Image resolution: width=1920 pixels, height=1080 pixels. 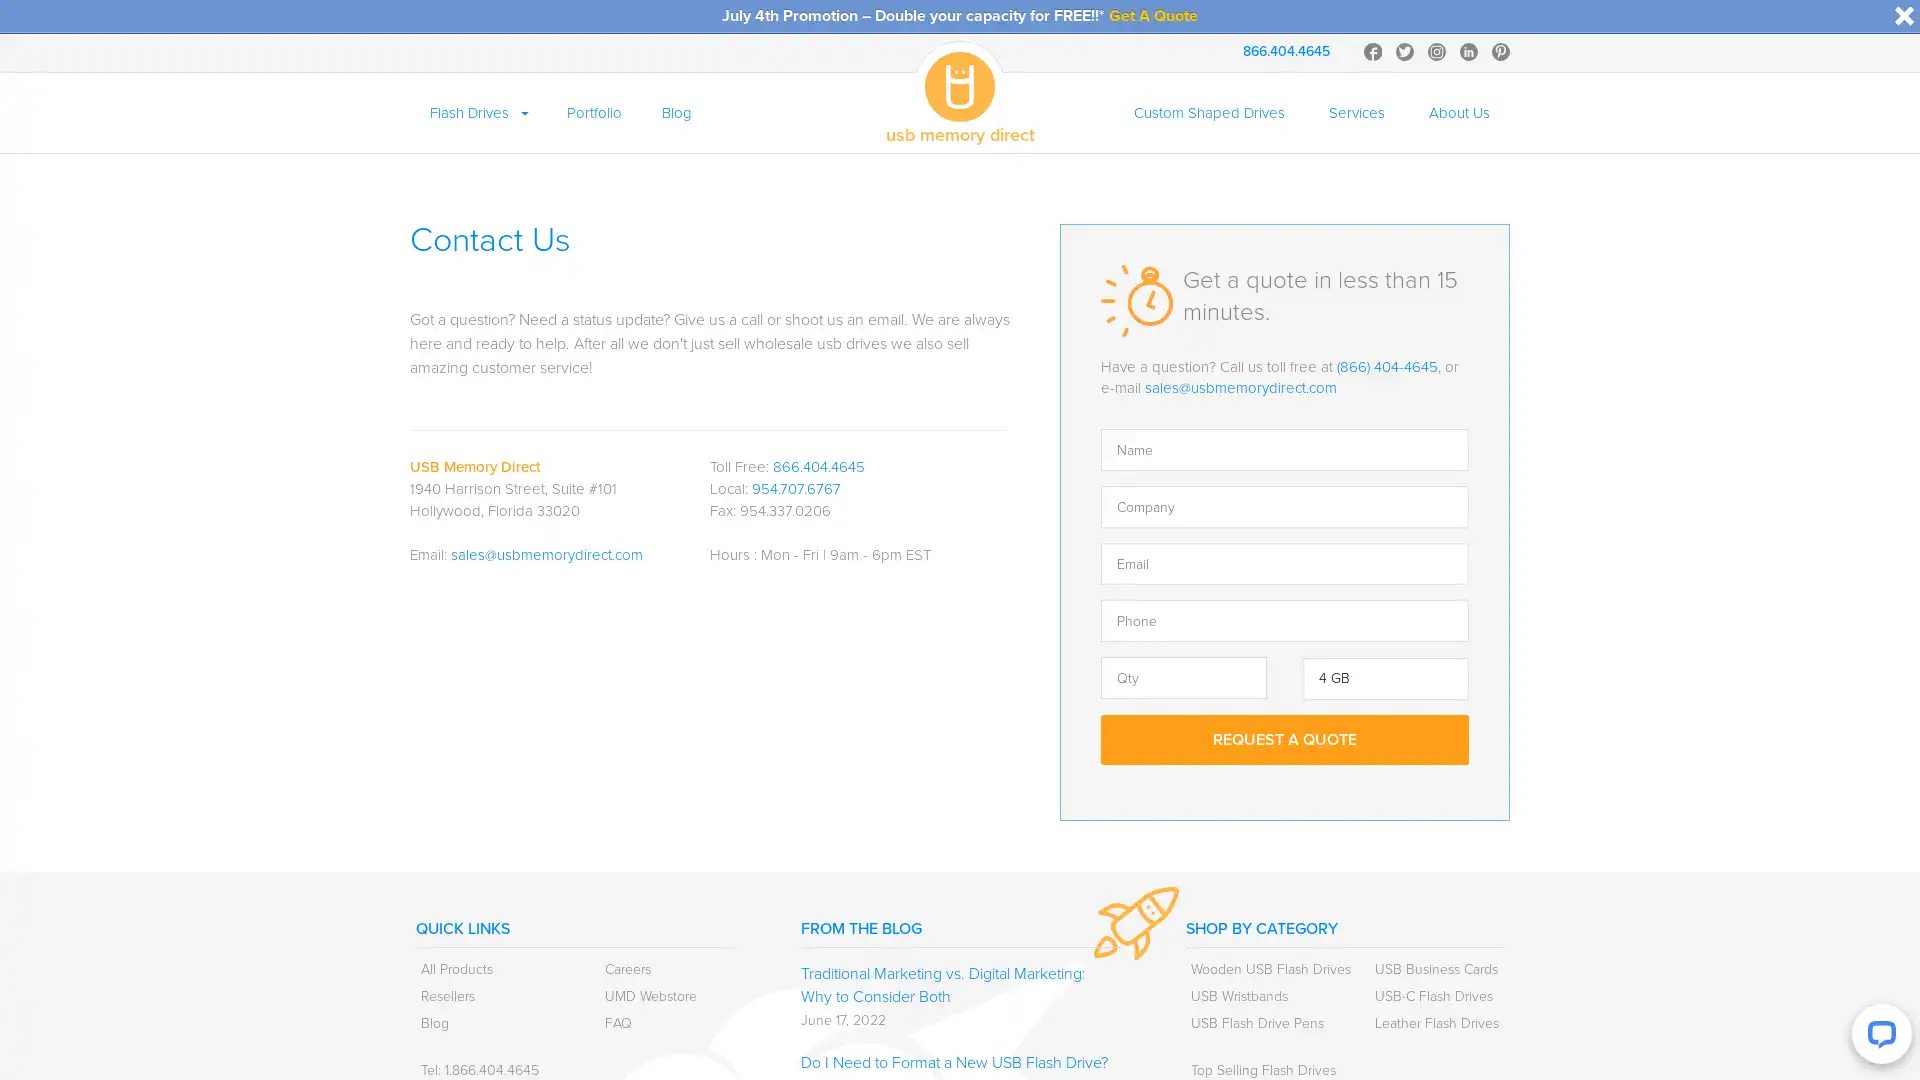 I want to click on Request A Quote, so click(x=1285, y=739).